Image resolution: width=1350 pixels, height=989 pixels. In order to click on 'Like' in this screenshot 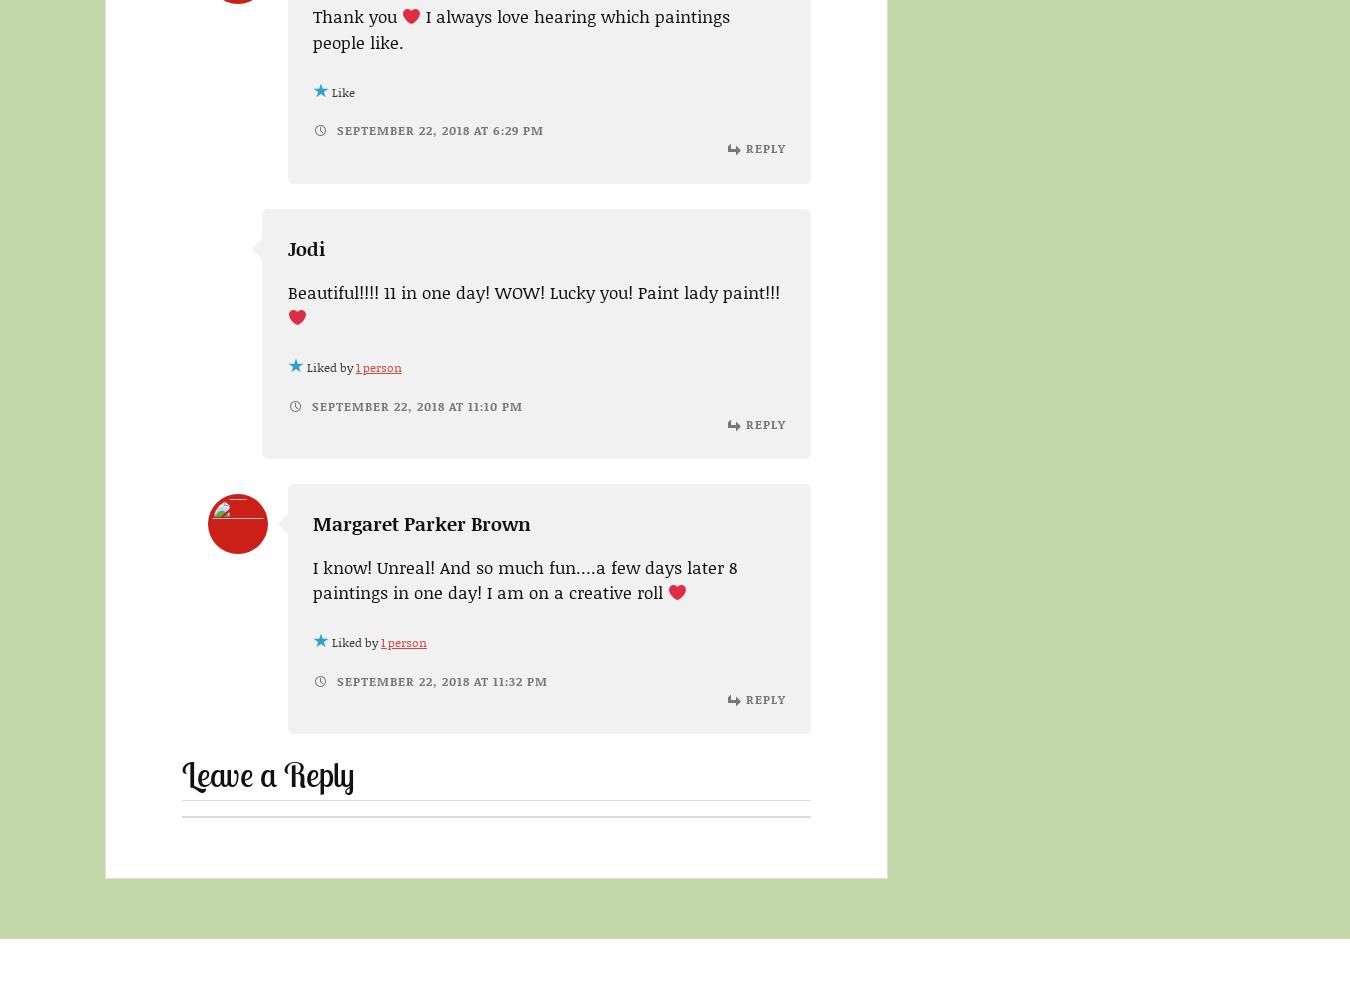, I will do `click(343, 91)`.